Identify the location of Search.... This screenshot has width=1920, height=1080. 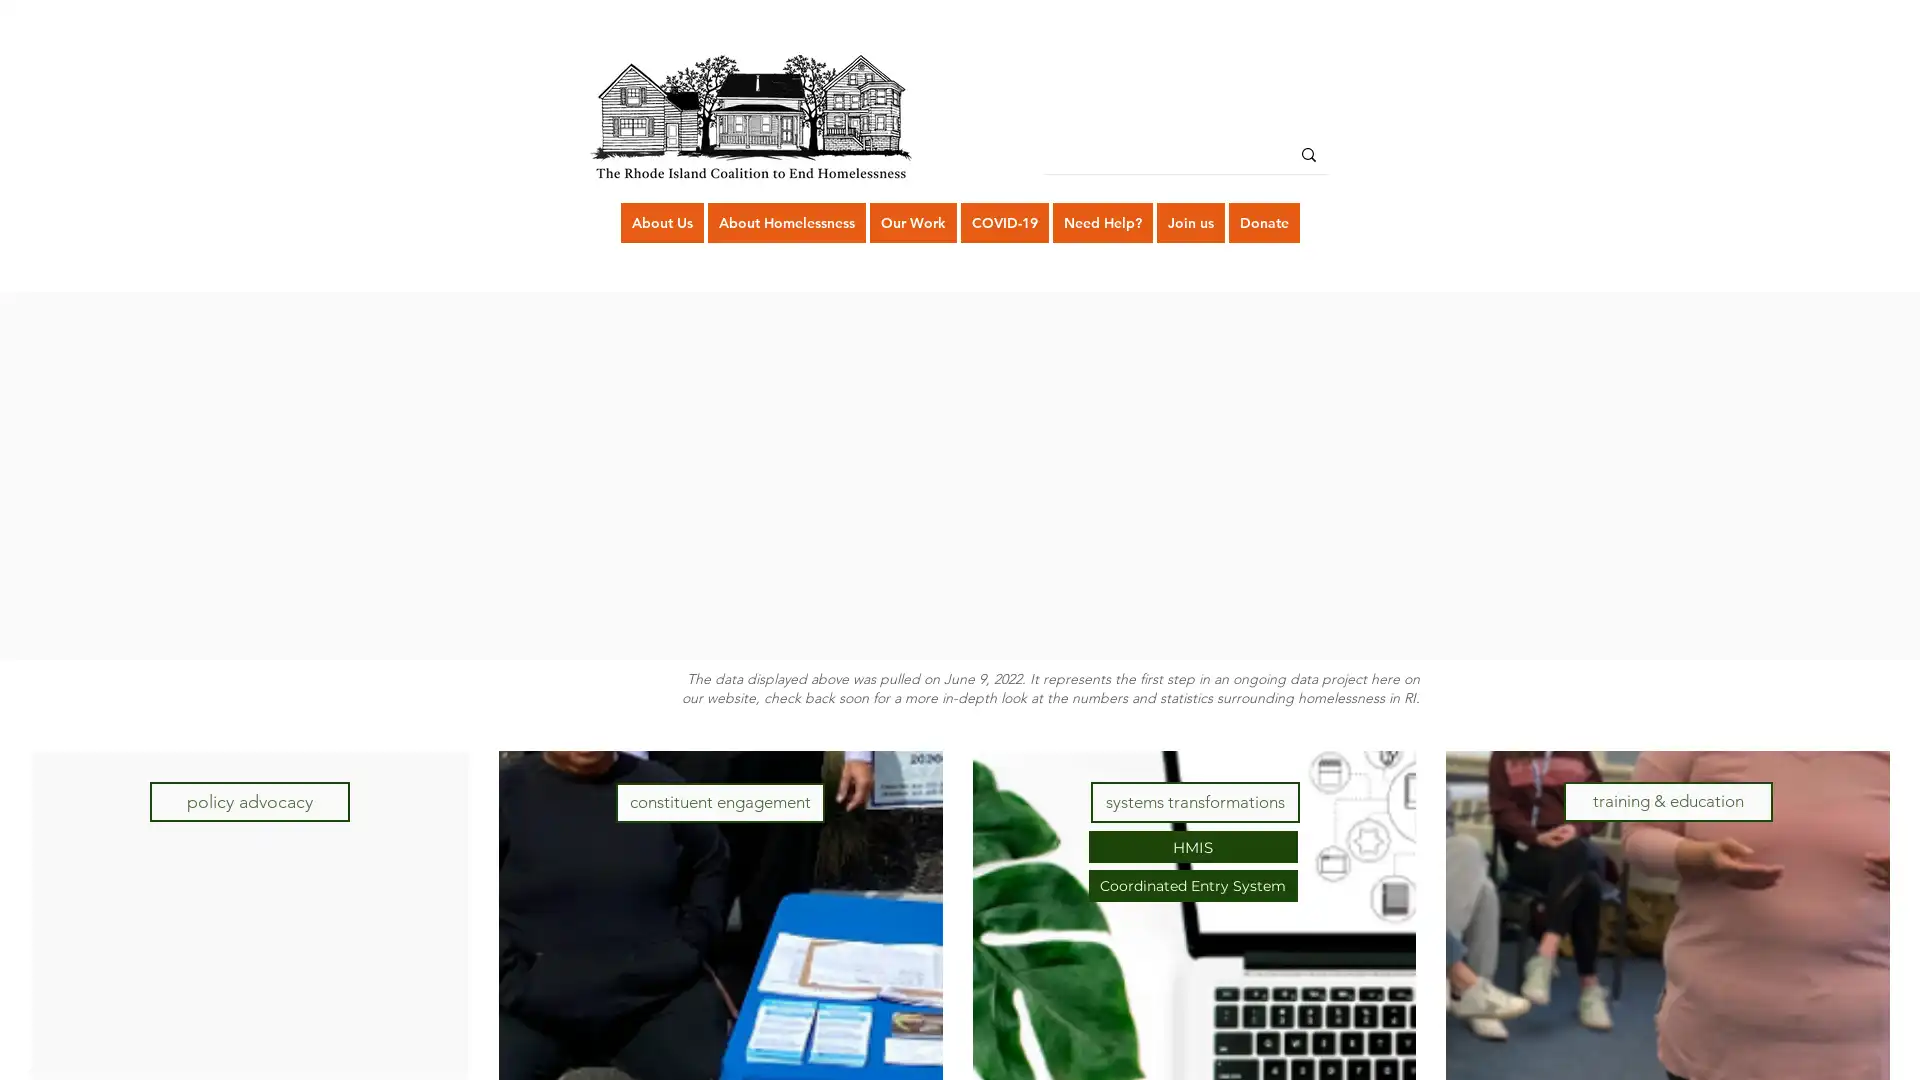
(1309, 153).